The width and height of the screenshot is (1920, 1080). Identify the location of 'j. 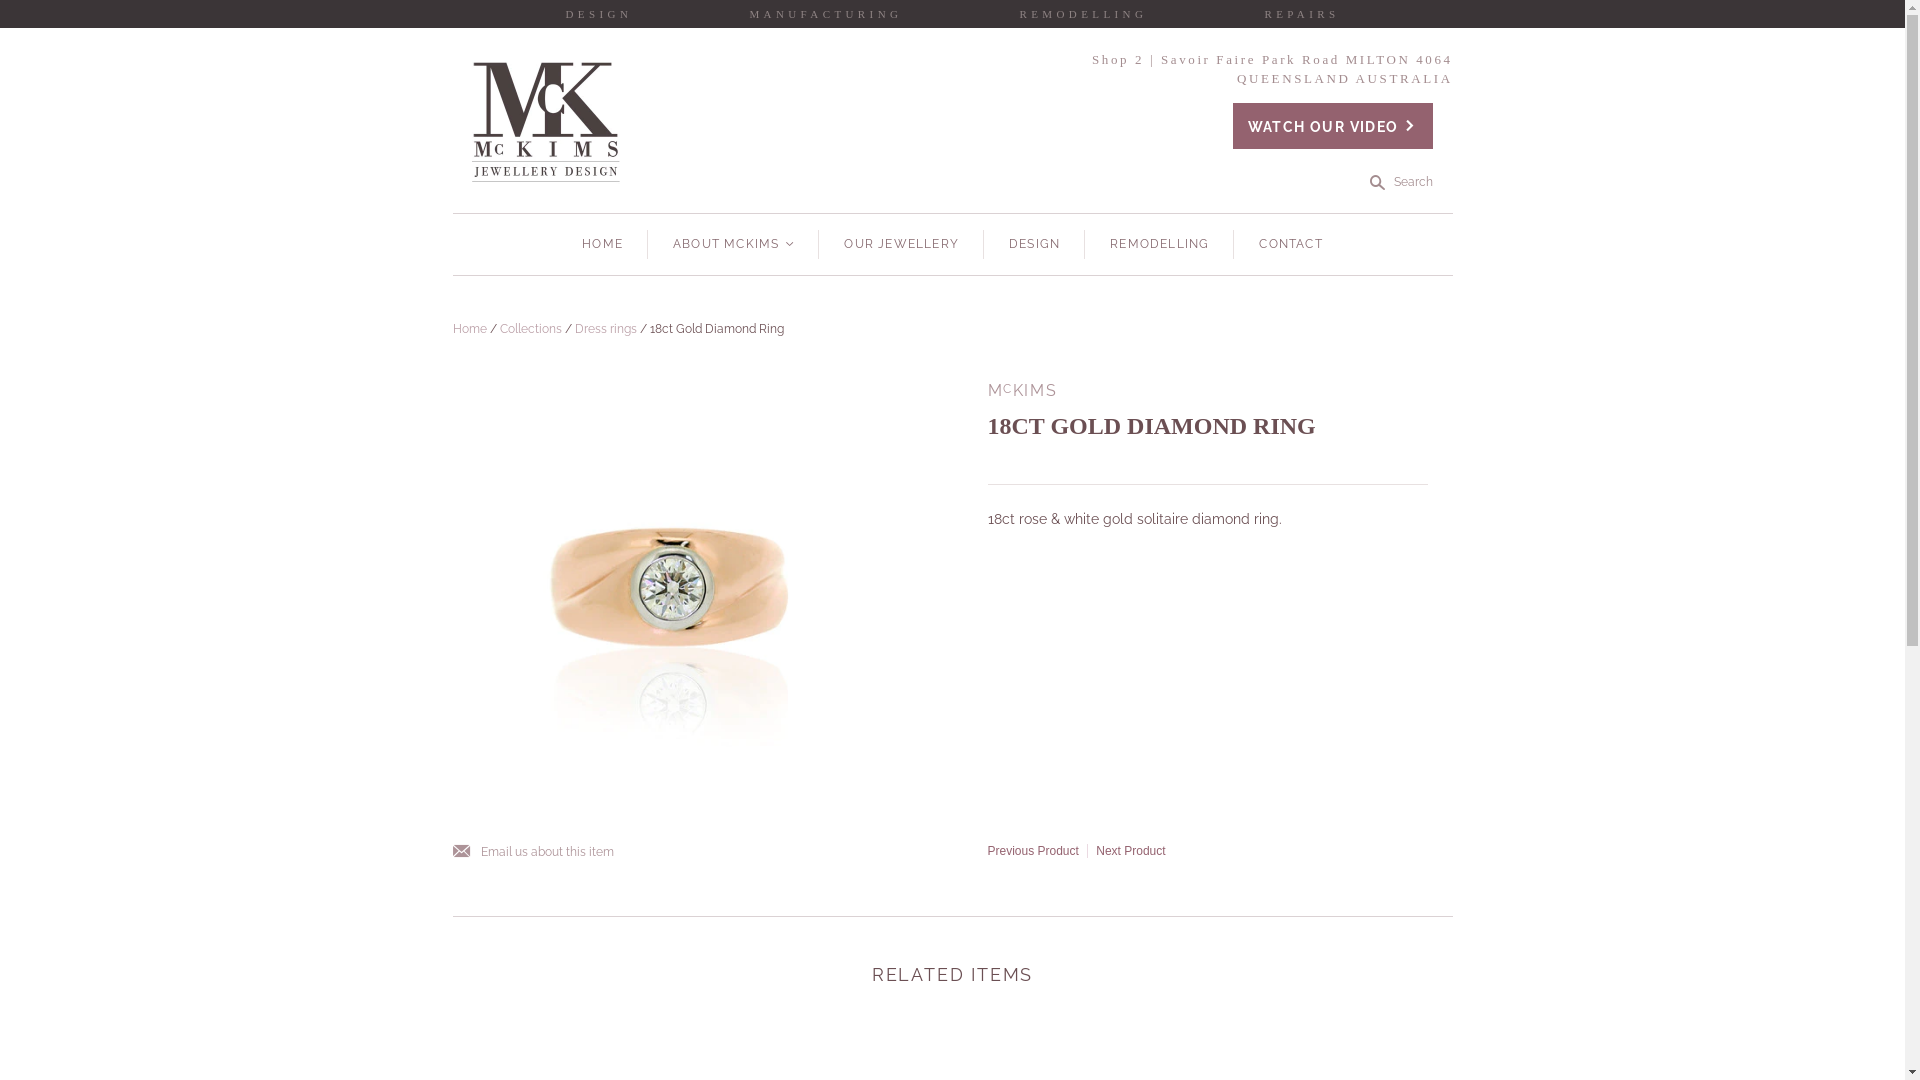
(450, 852).